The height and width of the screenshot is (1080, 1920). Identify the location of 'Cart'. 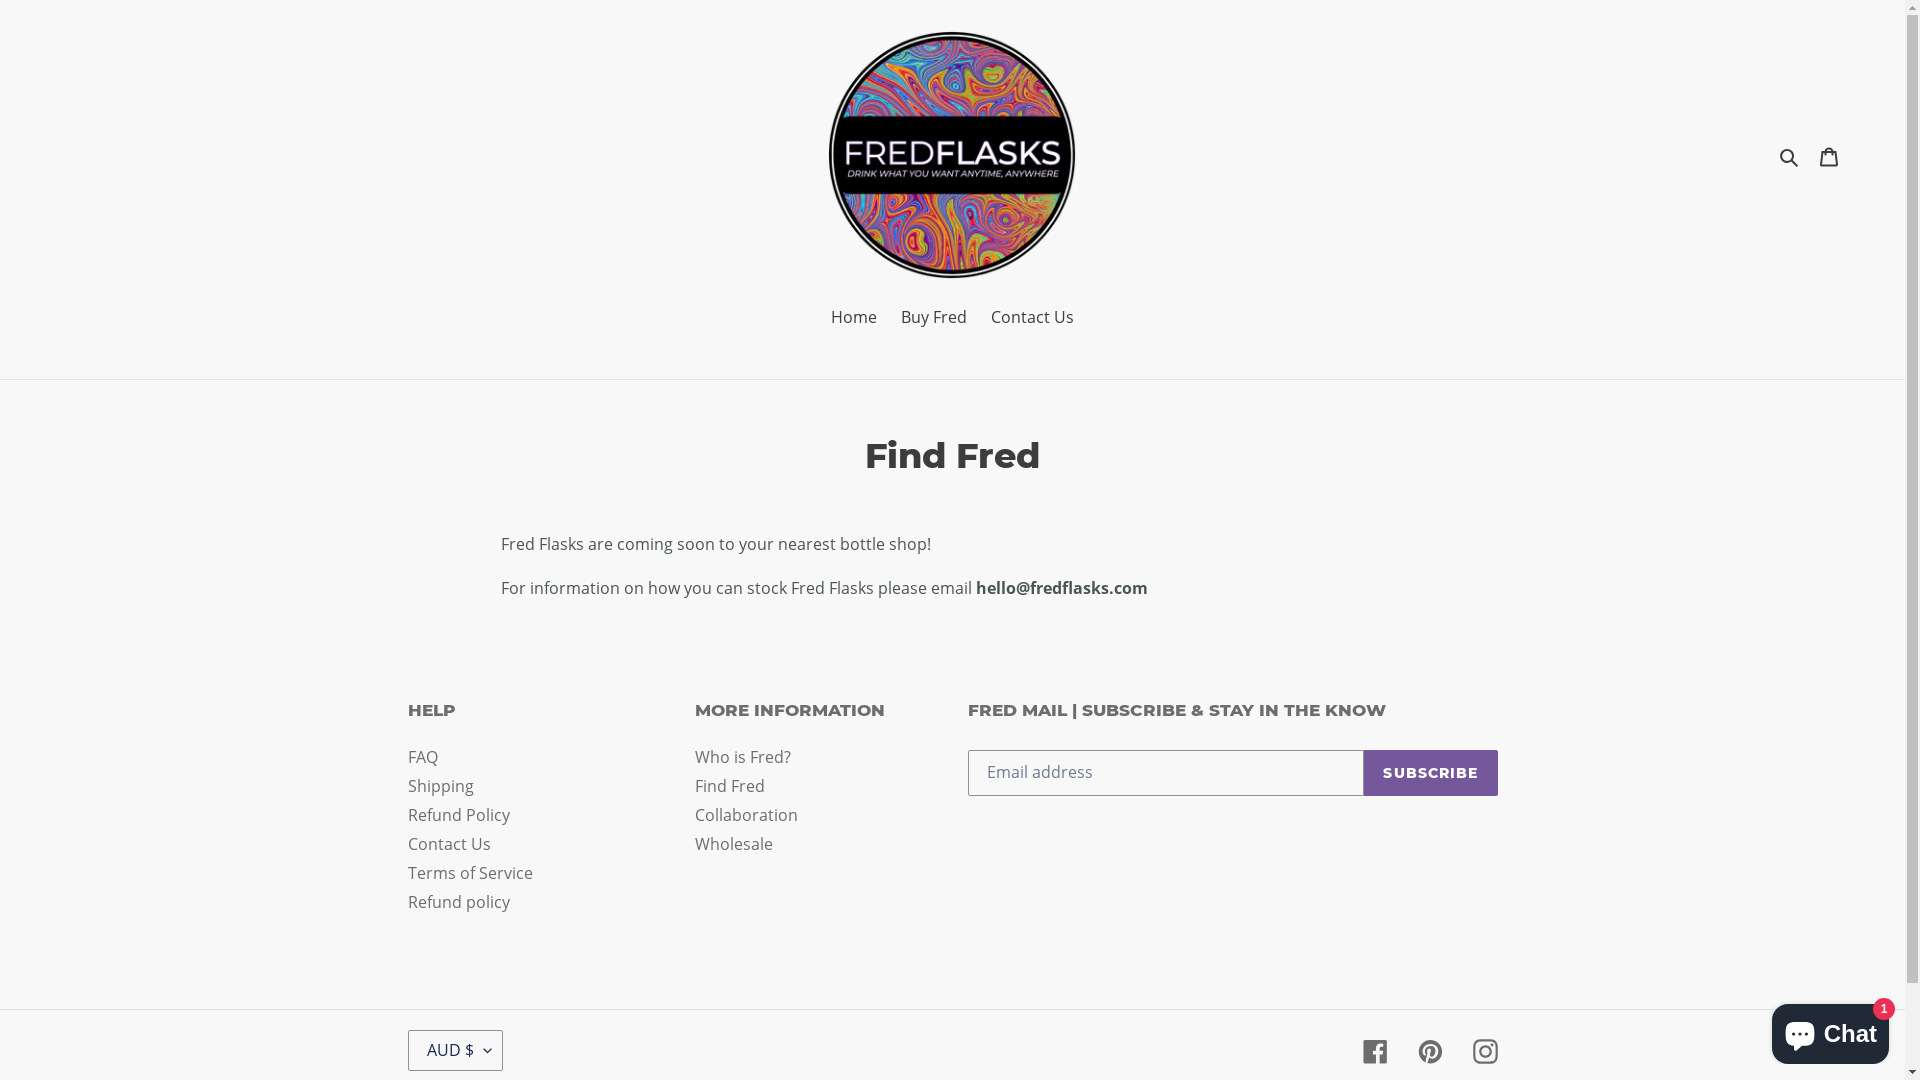
(1808, 153).